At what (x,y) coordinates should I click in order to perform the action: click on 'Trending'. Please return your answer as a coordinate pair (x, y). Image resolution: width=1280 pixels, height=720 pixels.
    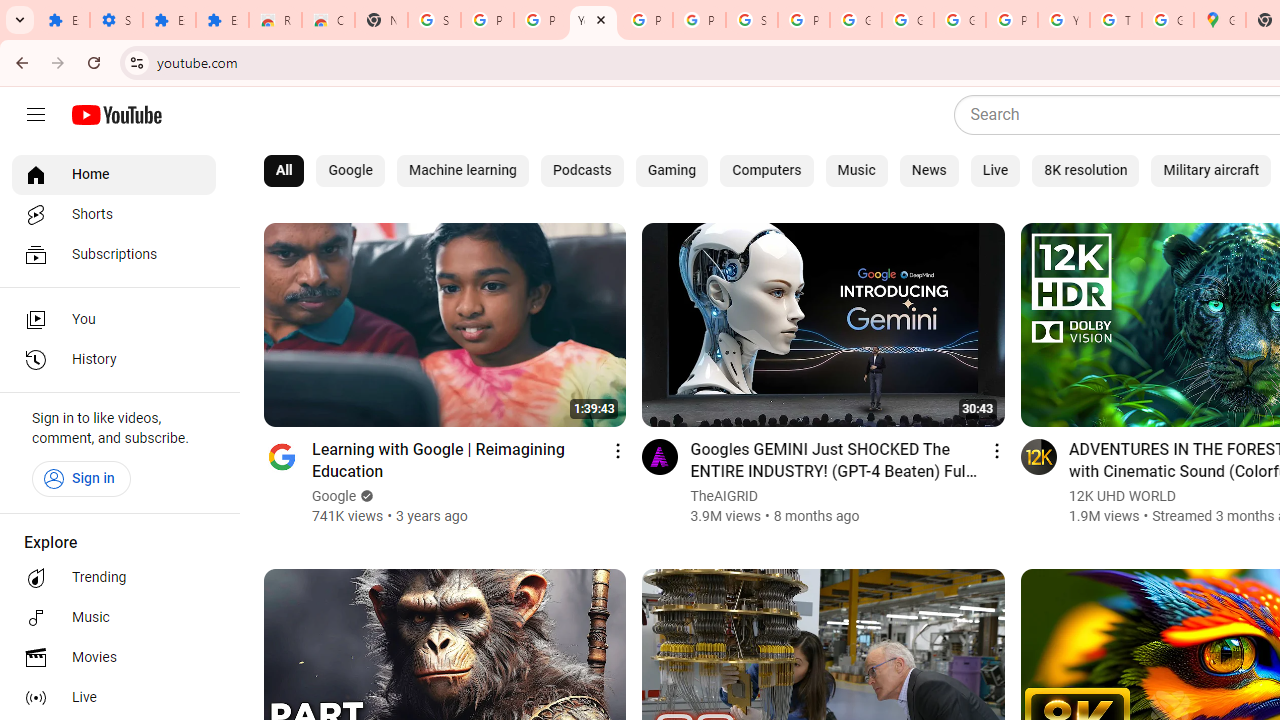
    Looking at the image, I should click on (112, 578).